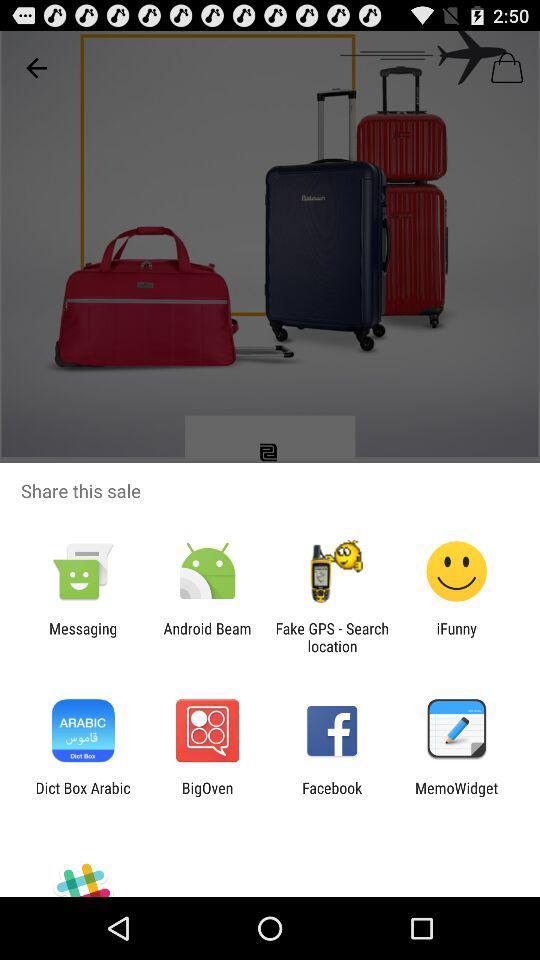  I want to click on ifunny, so click(456, 636).